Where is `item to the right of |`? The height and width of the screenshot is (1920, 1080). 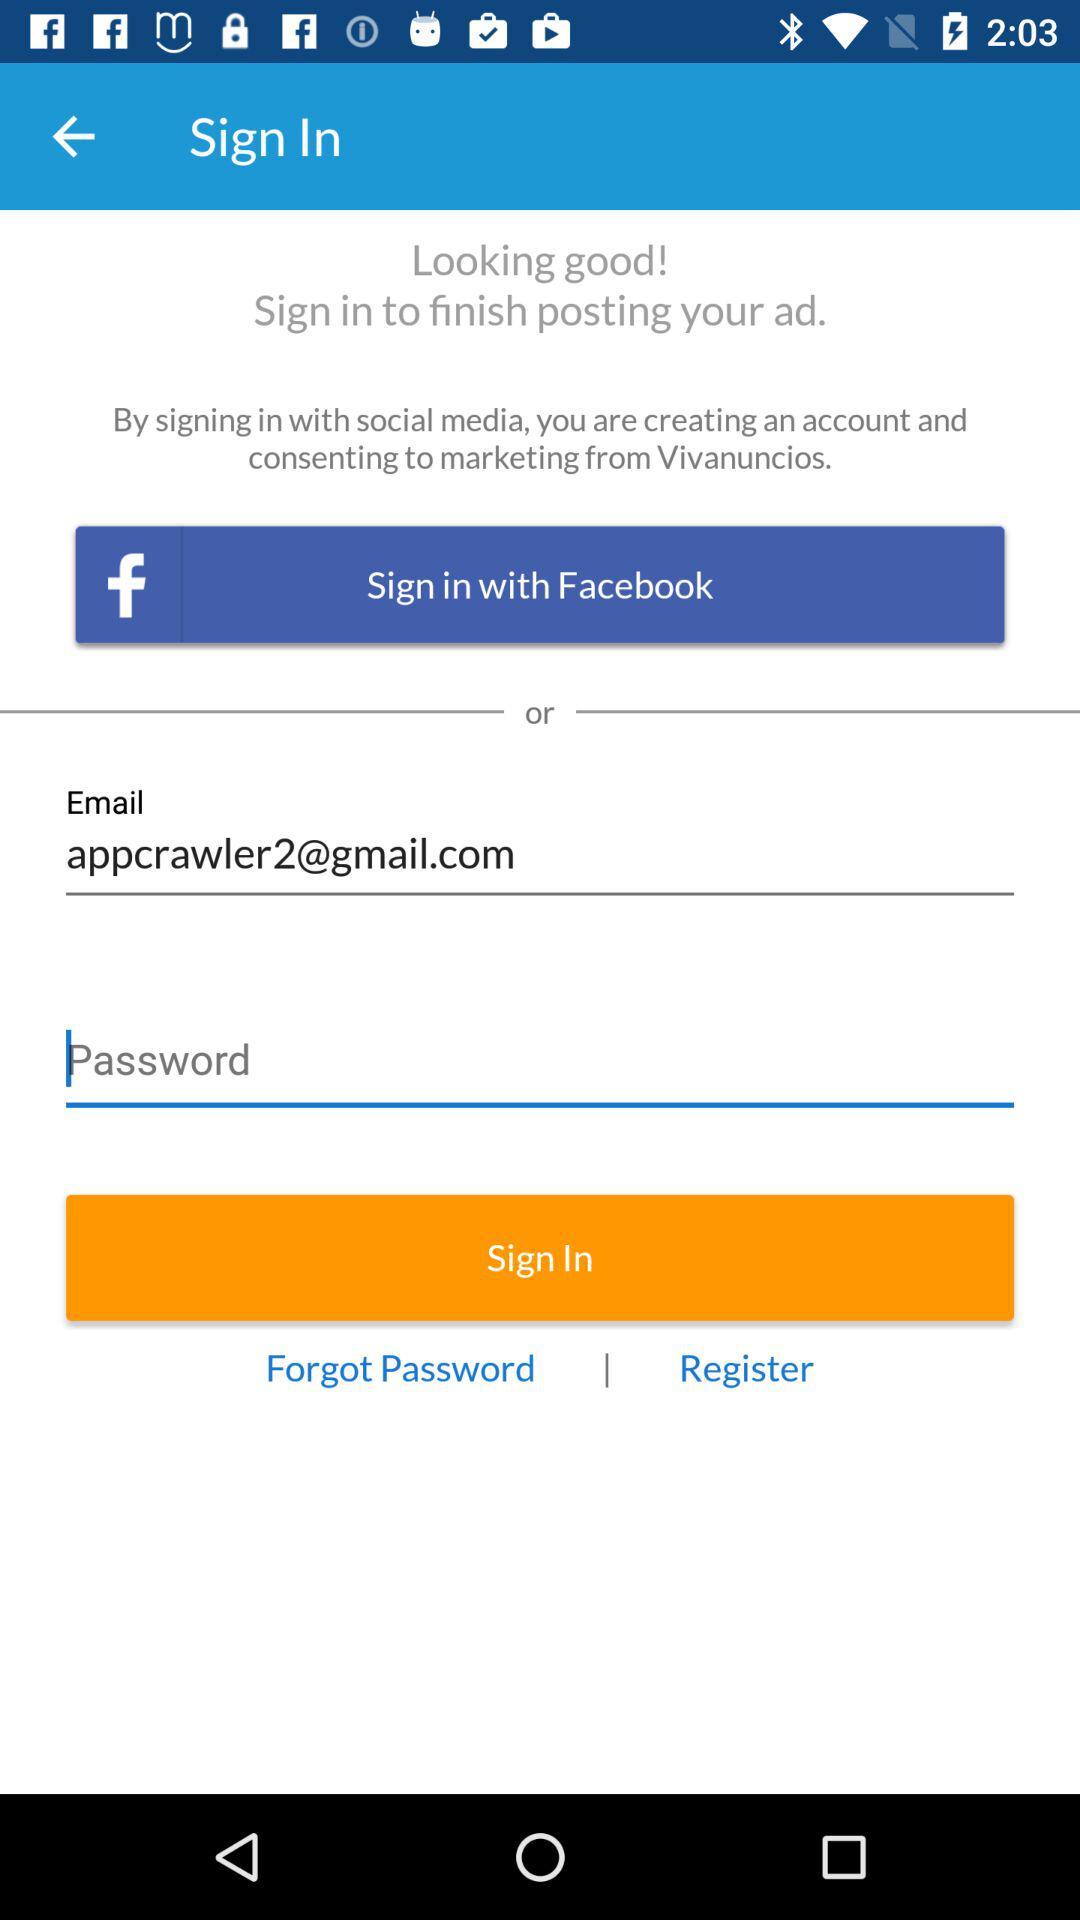
item to the right of | is located at coordinates (746, 1366).